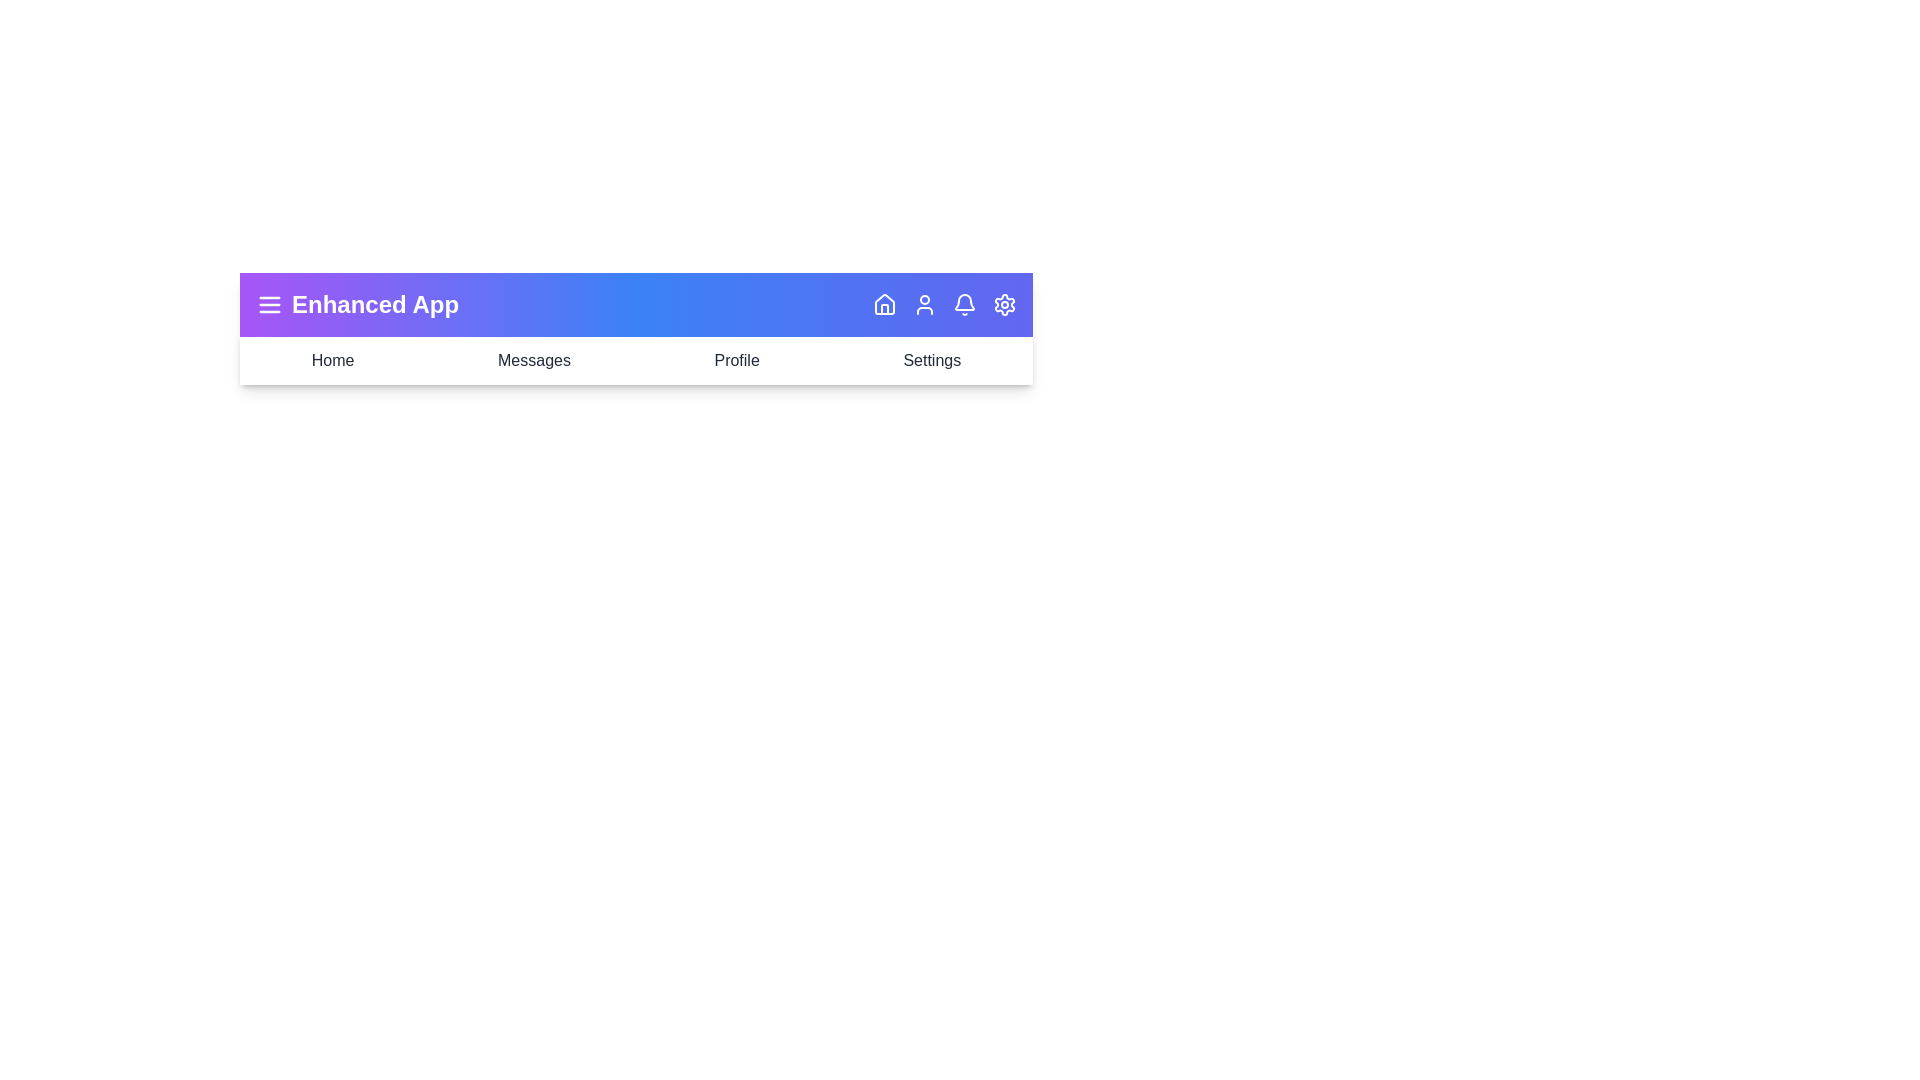 This screenshot has height=1080, width=1920. Describe the element at coordinates (883, 304) in the screenshot. I see `the Home icon in the navigation bar` at that location.